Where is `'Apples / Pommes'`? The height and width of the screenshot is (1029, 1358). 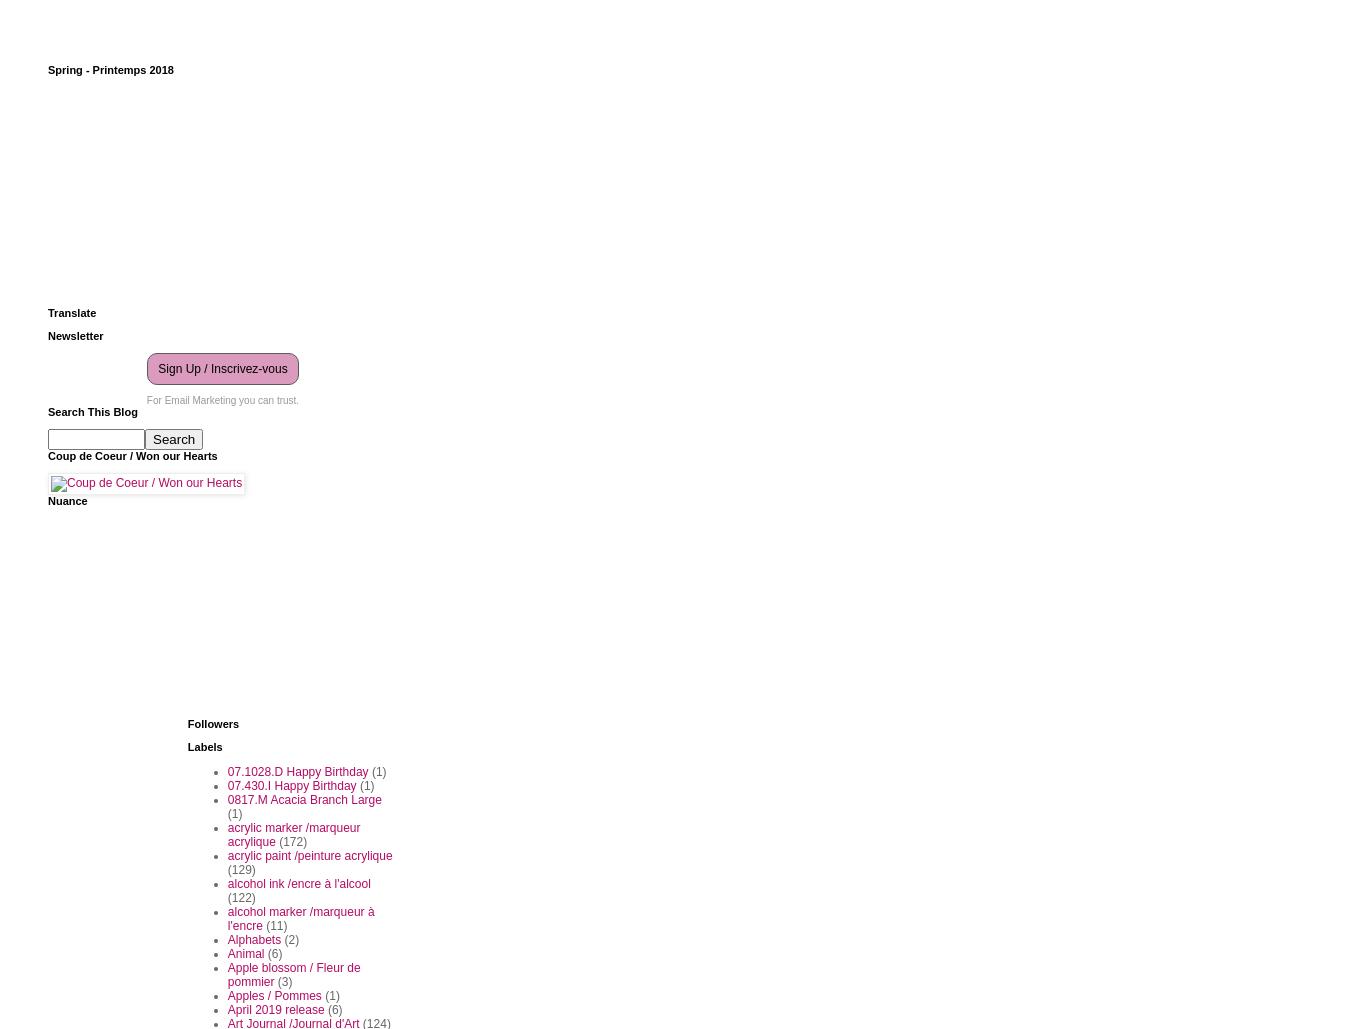 'Apples / Pommes' is located at coordinates (274, 994).